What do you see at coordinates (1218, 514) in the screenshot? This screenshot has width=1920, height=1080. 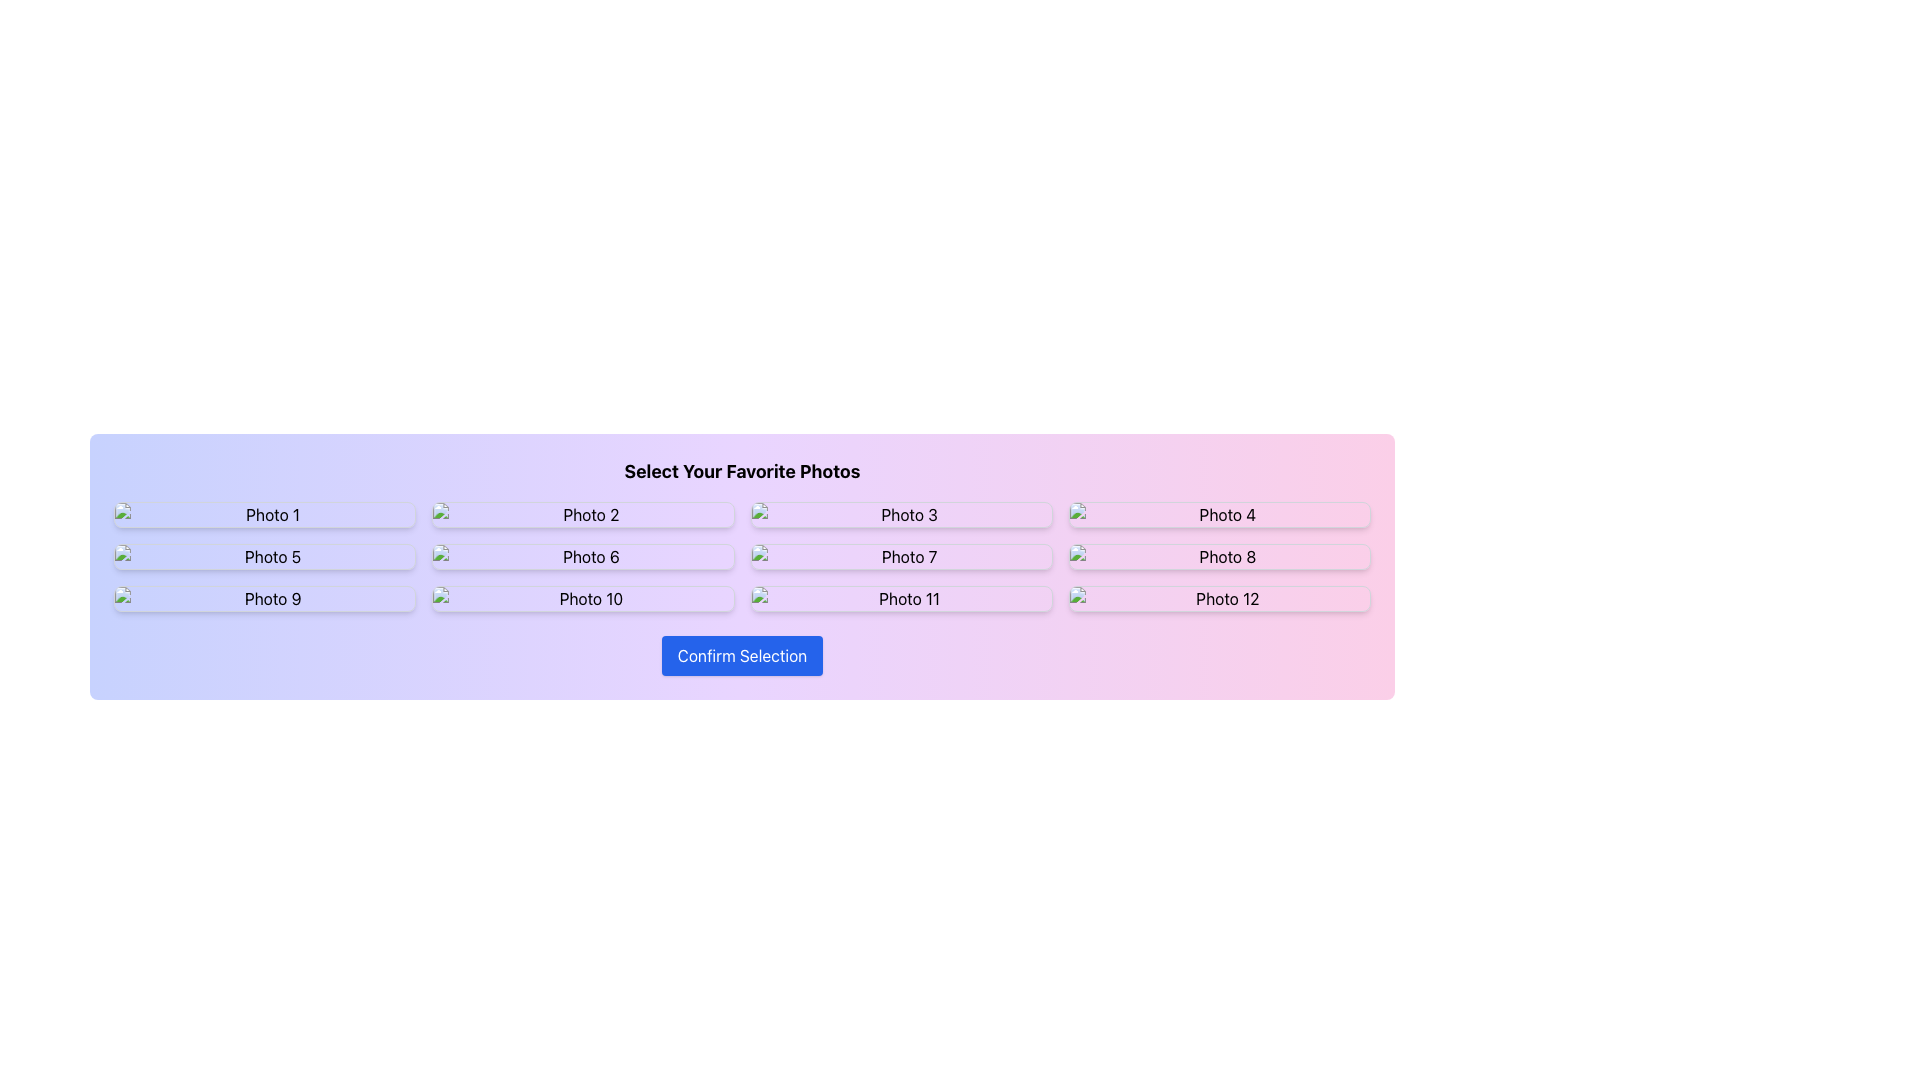 I see `the image element labeled 'Photo 4'` at bounding box center [1218, 514].